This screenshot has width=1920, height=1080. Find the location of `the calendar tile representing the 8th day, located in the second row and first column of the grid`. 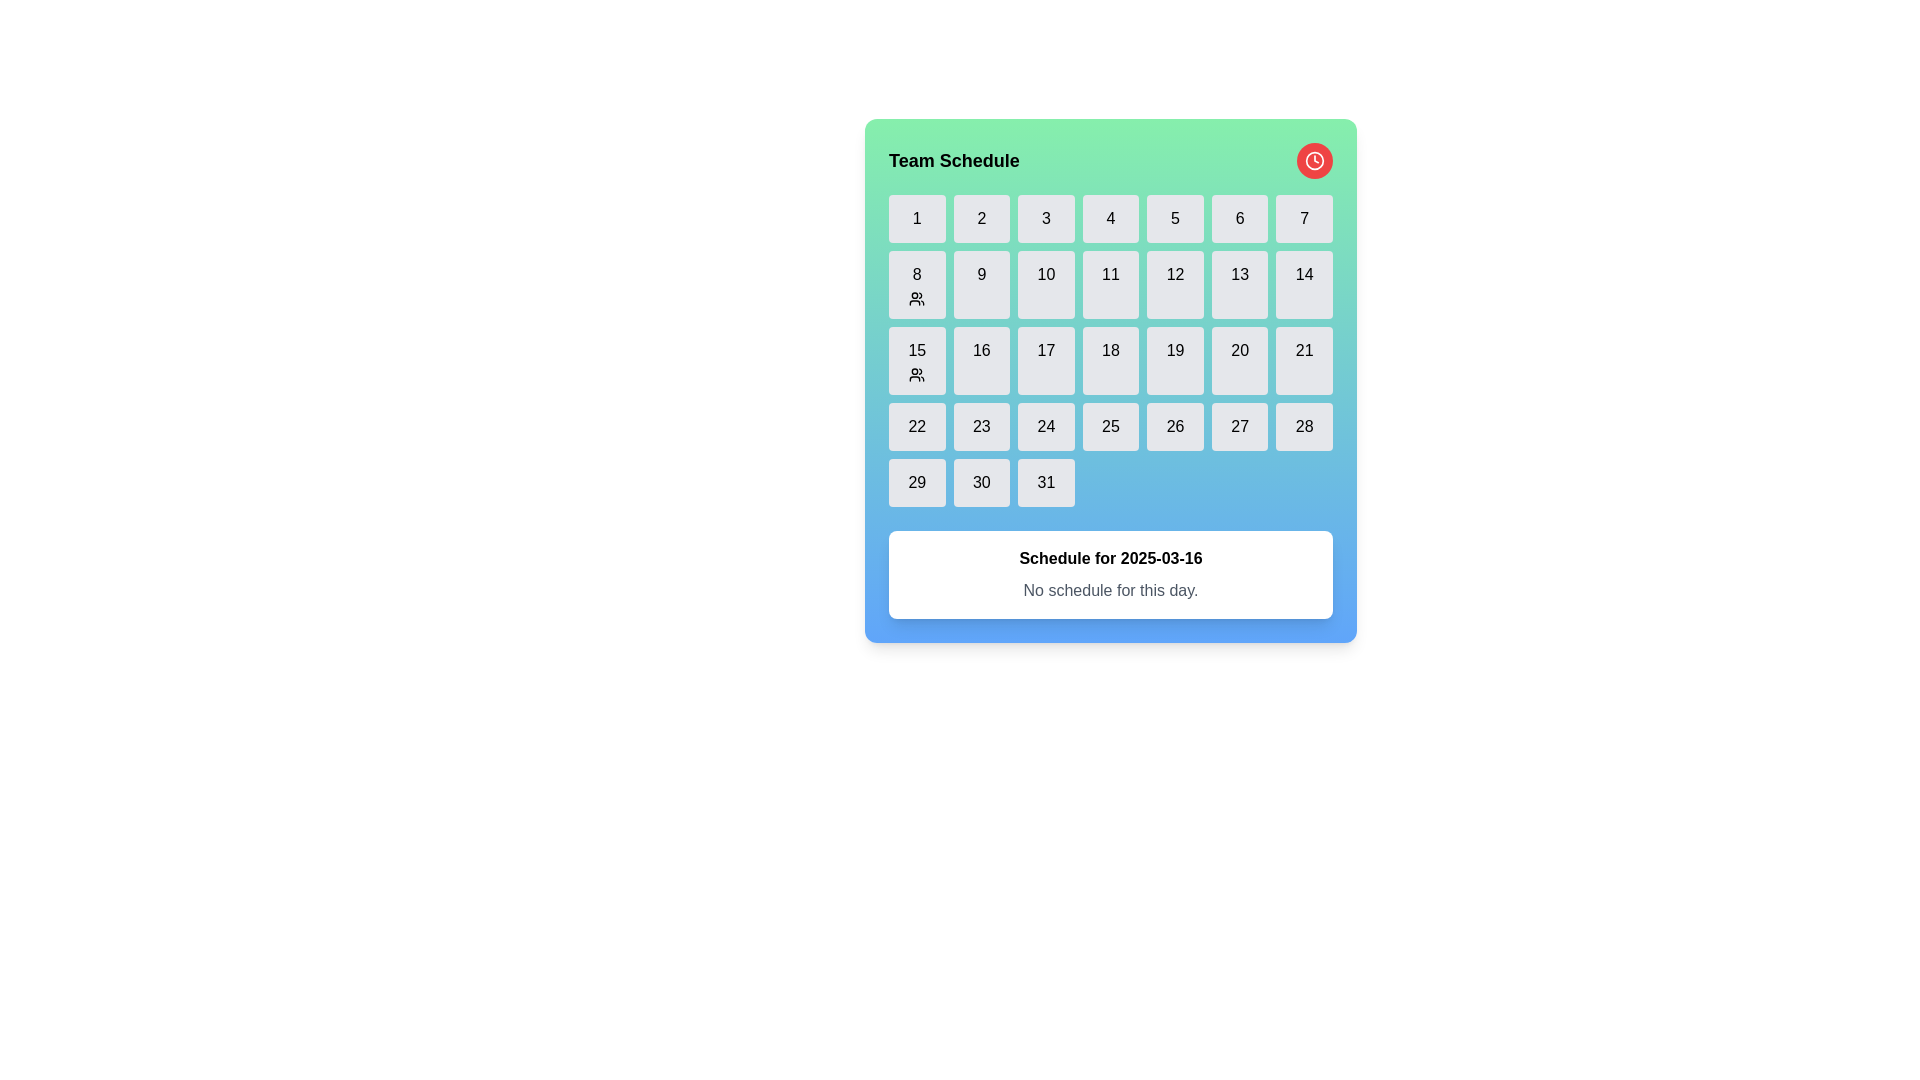

the calendar tile representing the 8th day, located in the second row and first column of the grid is located at coordinates (916, 285).